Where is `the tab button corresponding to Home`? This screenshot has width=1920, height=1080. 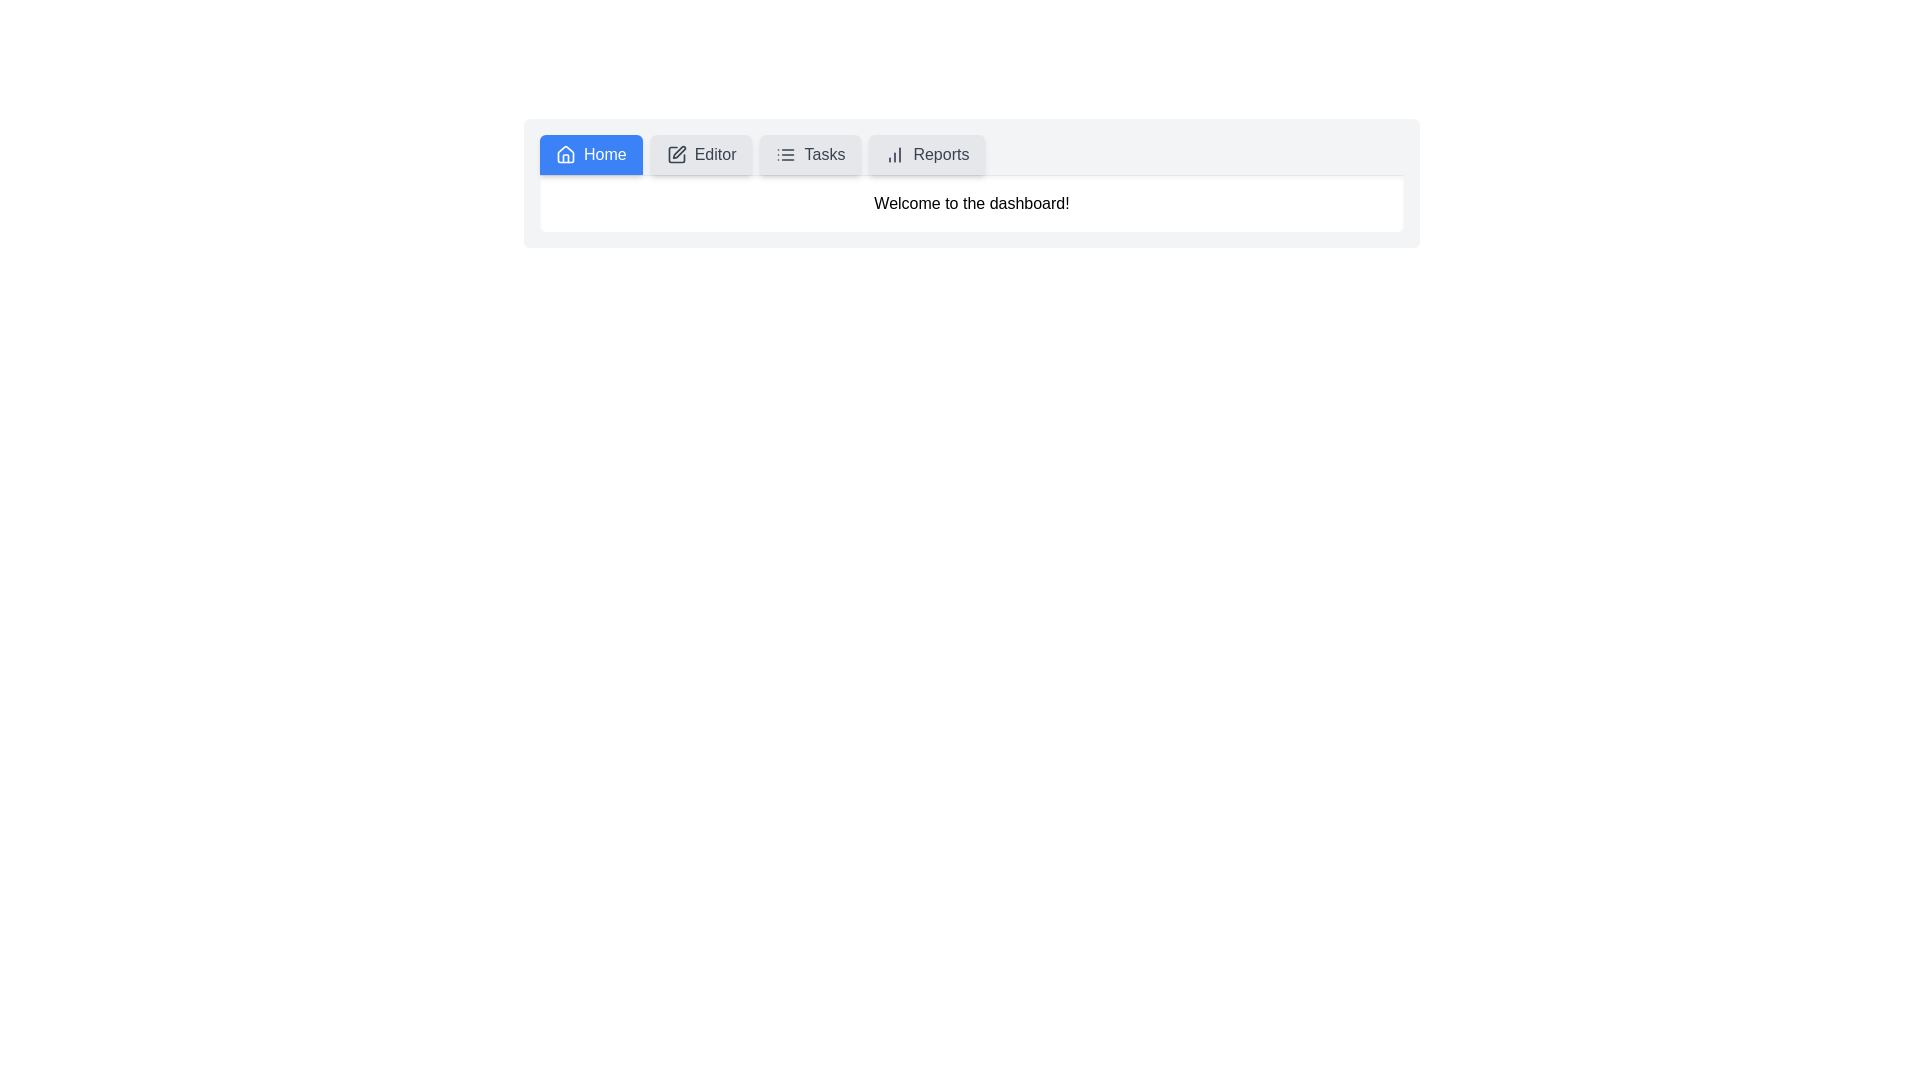 the tab button corresponding to Home is located at coordinates (589, 153).